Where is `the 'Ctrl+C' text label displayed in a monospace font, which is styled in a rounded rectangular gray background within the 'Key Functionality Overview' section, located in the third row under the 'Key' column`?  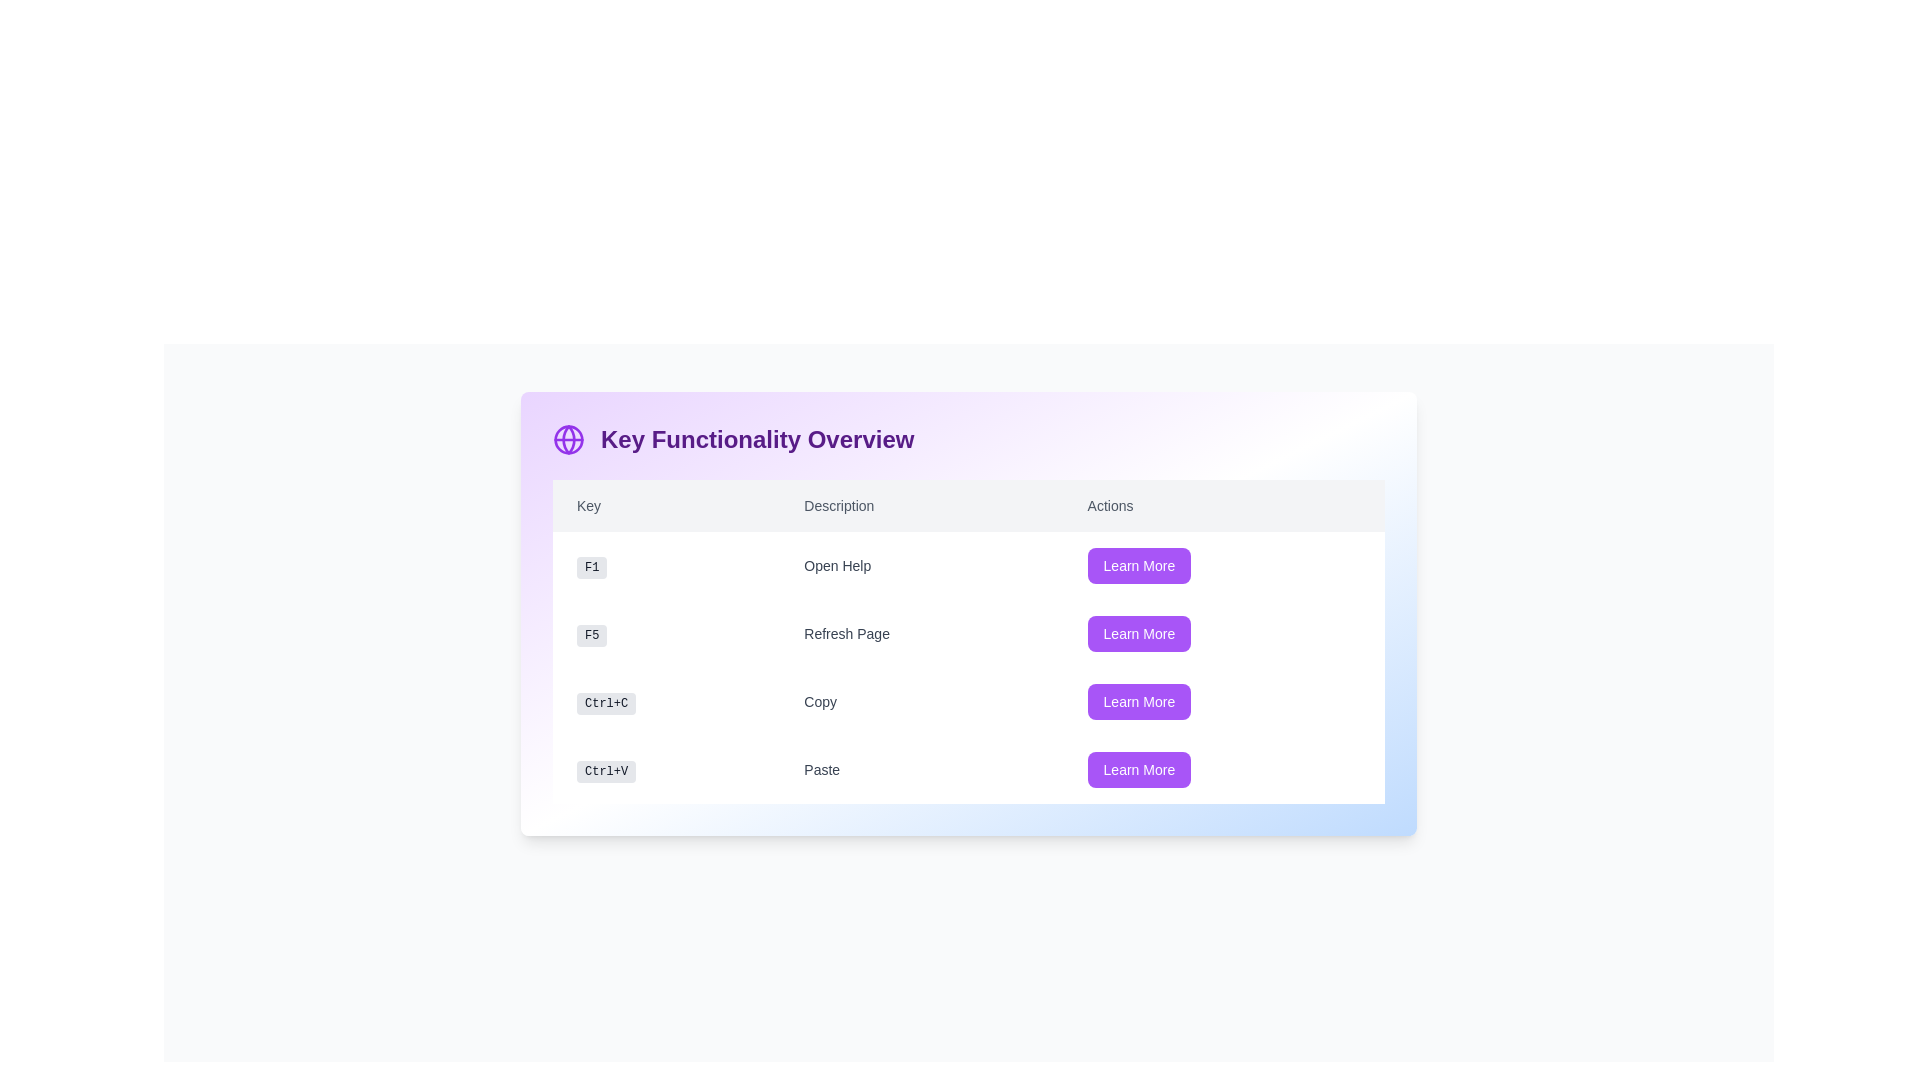 the 'Ctrl+C' text label displayed in a monospace font, which is styled in a rounded rectangular gray background within the 'Key Functionality Overview' section, located in the third row under the 'Key' column is located at coordinates (605, 703).